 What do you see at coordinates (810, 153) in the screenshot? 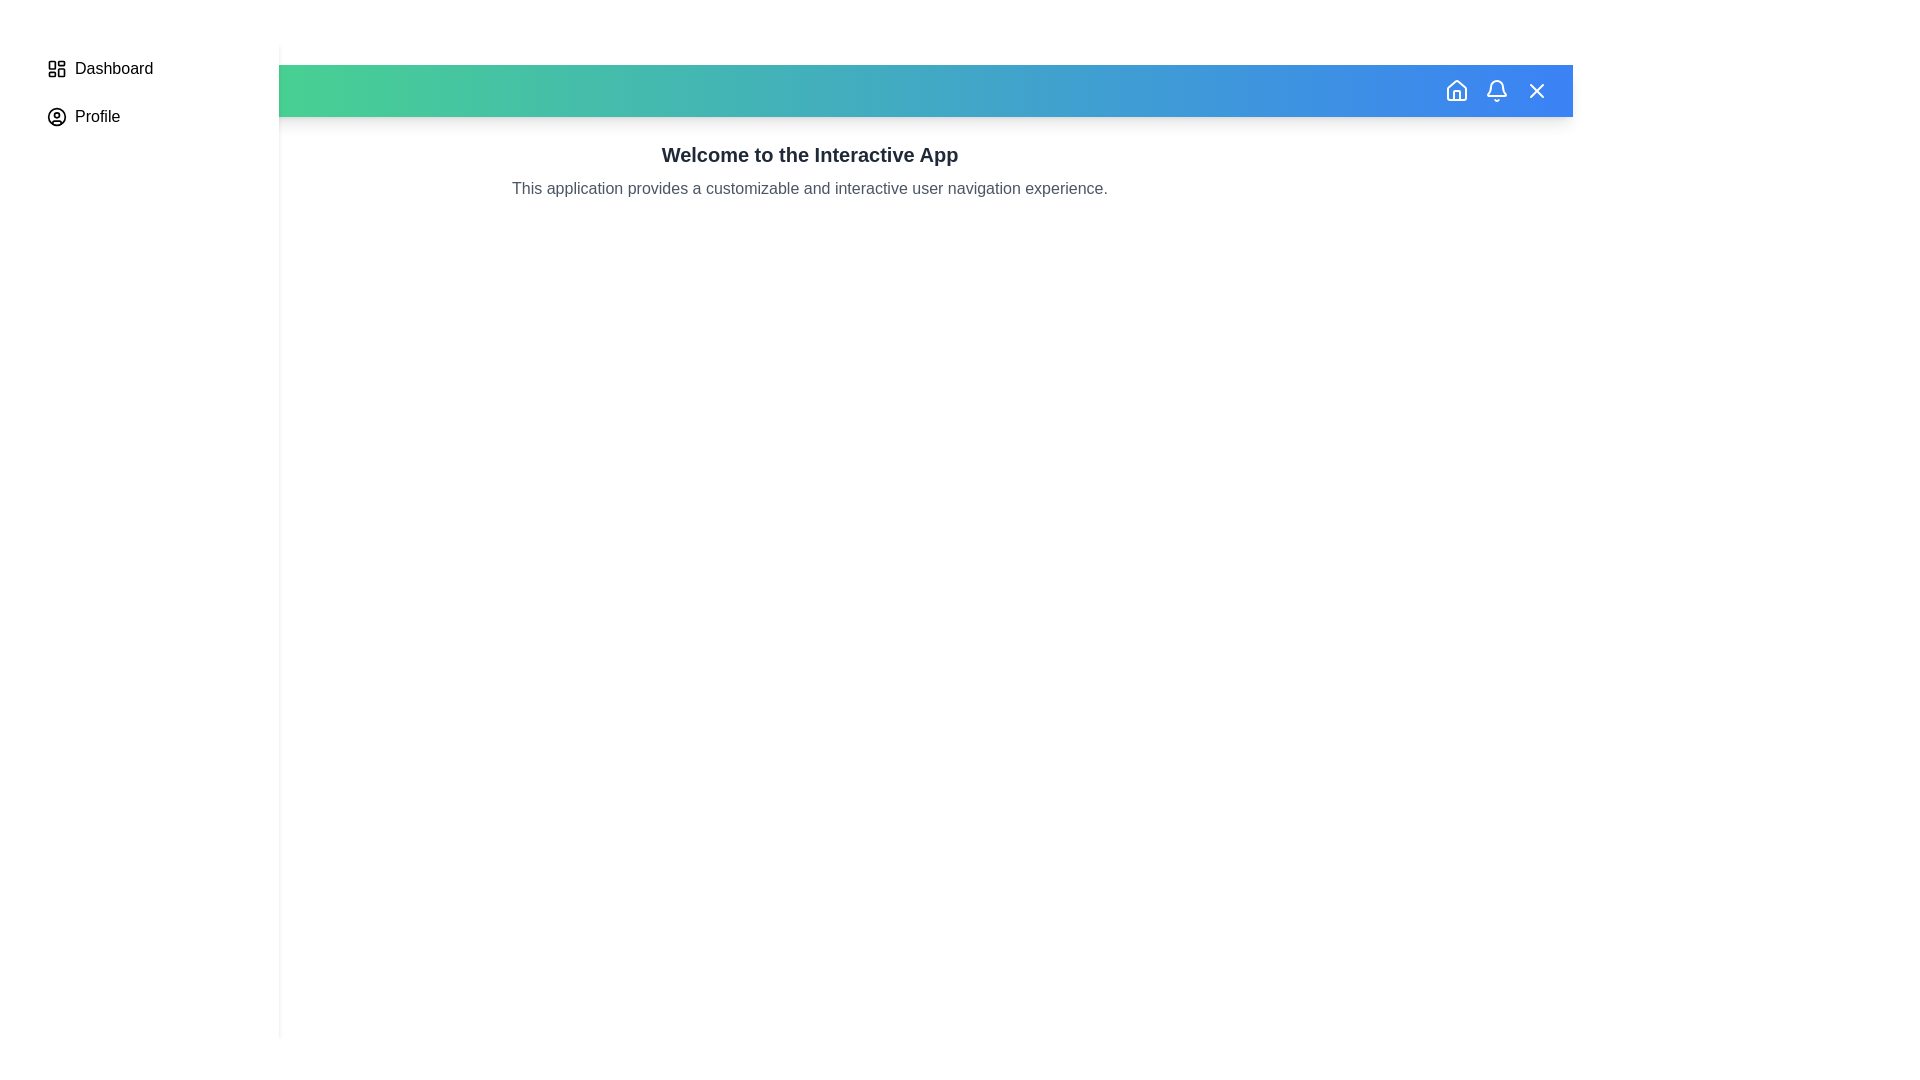
I see `the bold headline text label that displays 'Welcome to the Interactive App', located at the top-center of the application interface` at bounding box center [810, 153].